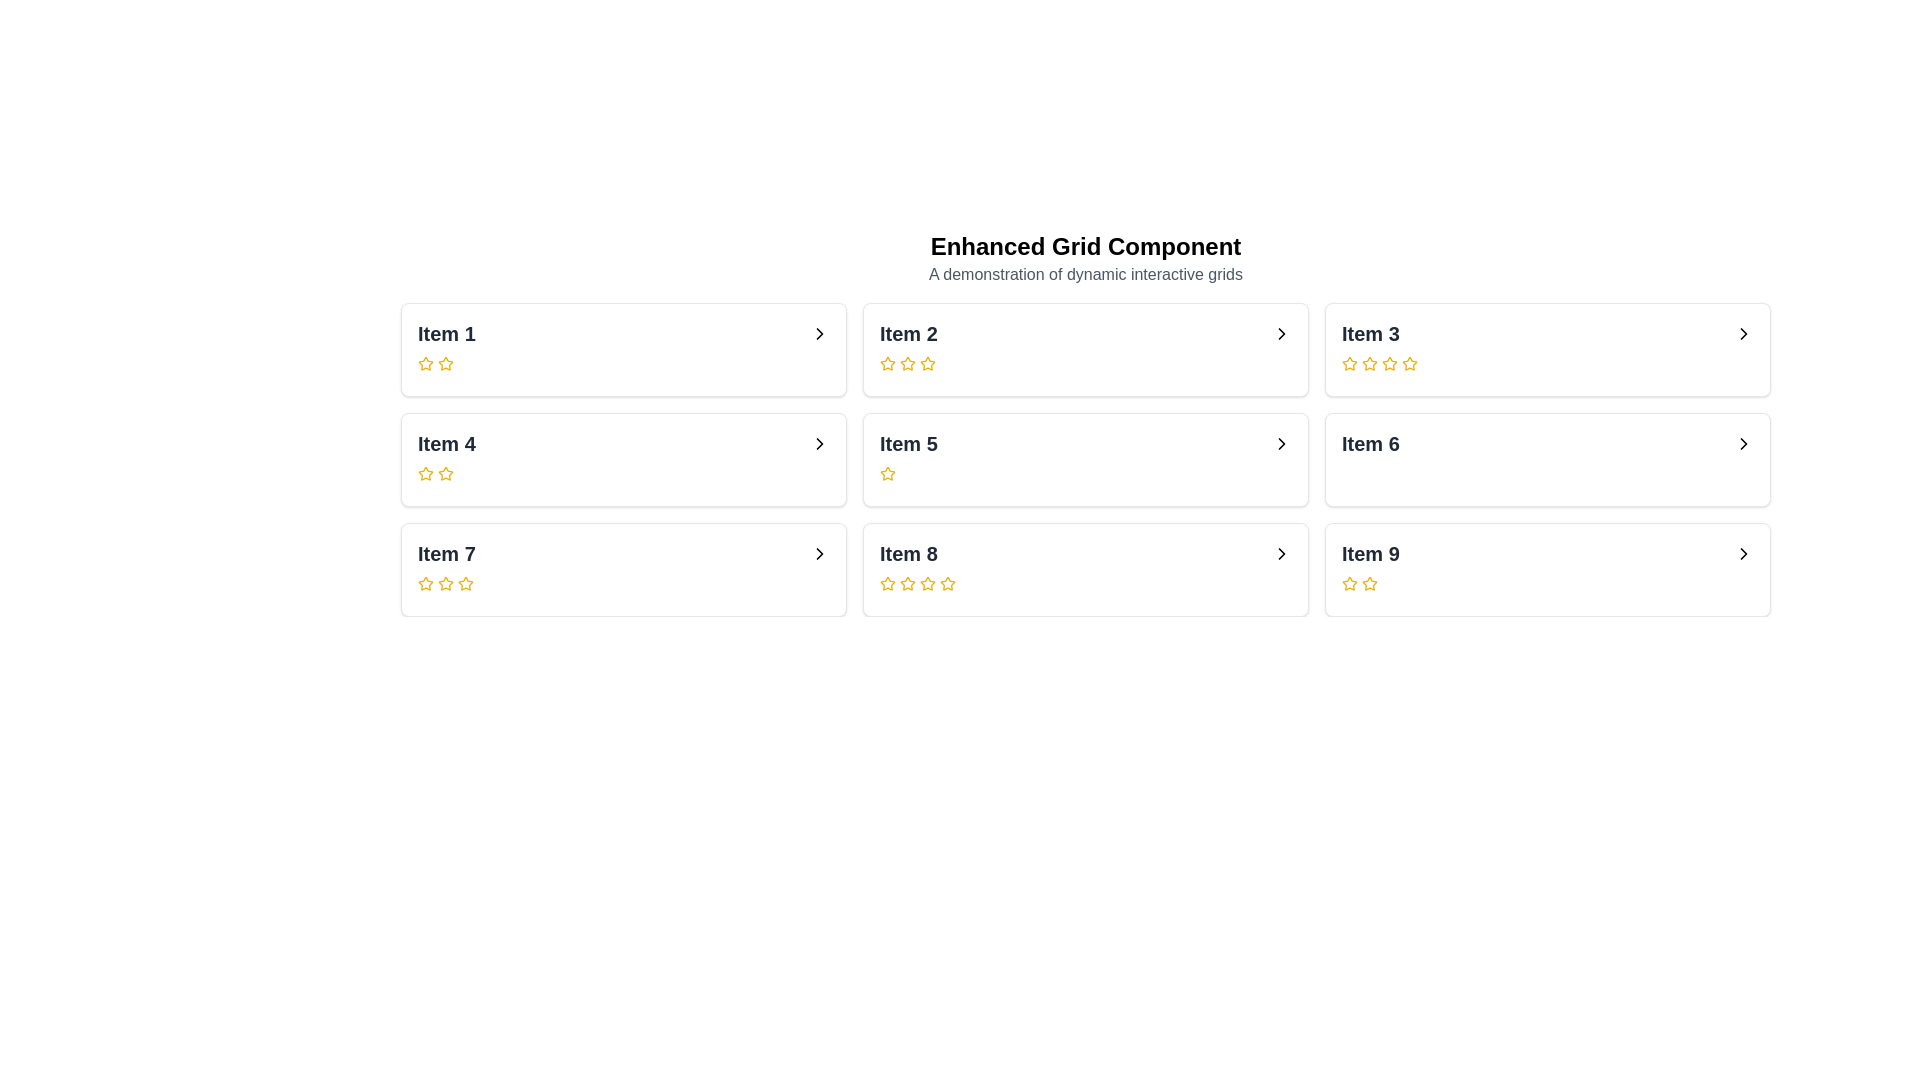  What do you see at coordinates (1547, 583) in the screenshot?
I see `the Rating Indicator (Star icons) located below the title 'Item 9' in the last column of the bottom row in a grid layout` at bounding box center [1547, 583].